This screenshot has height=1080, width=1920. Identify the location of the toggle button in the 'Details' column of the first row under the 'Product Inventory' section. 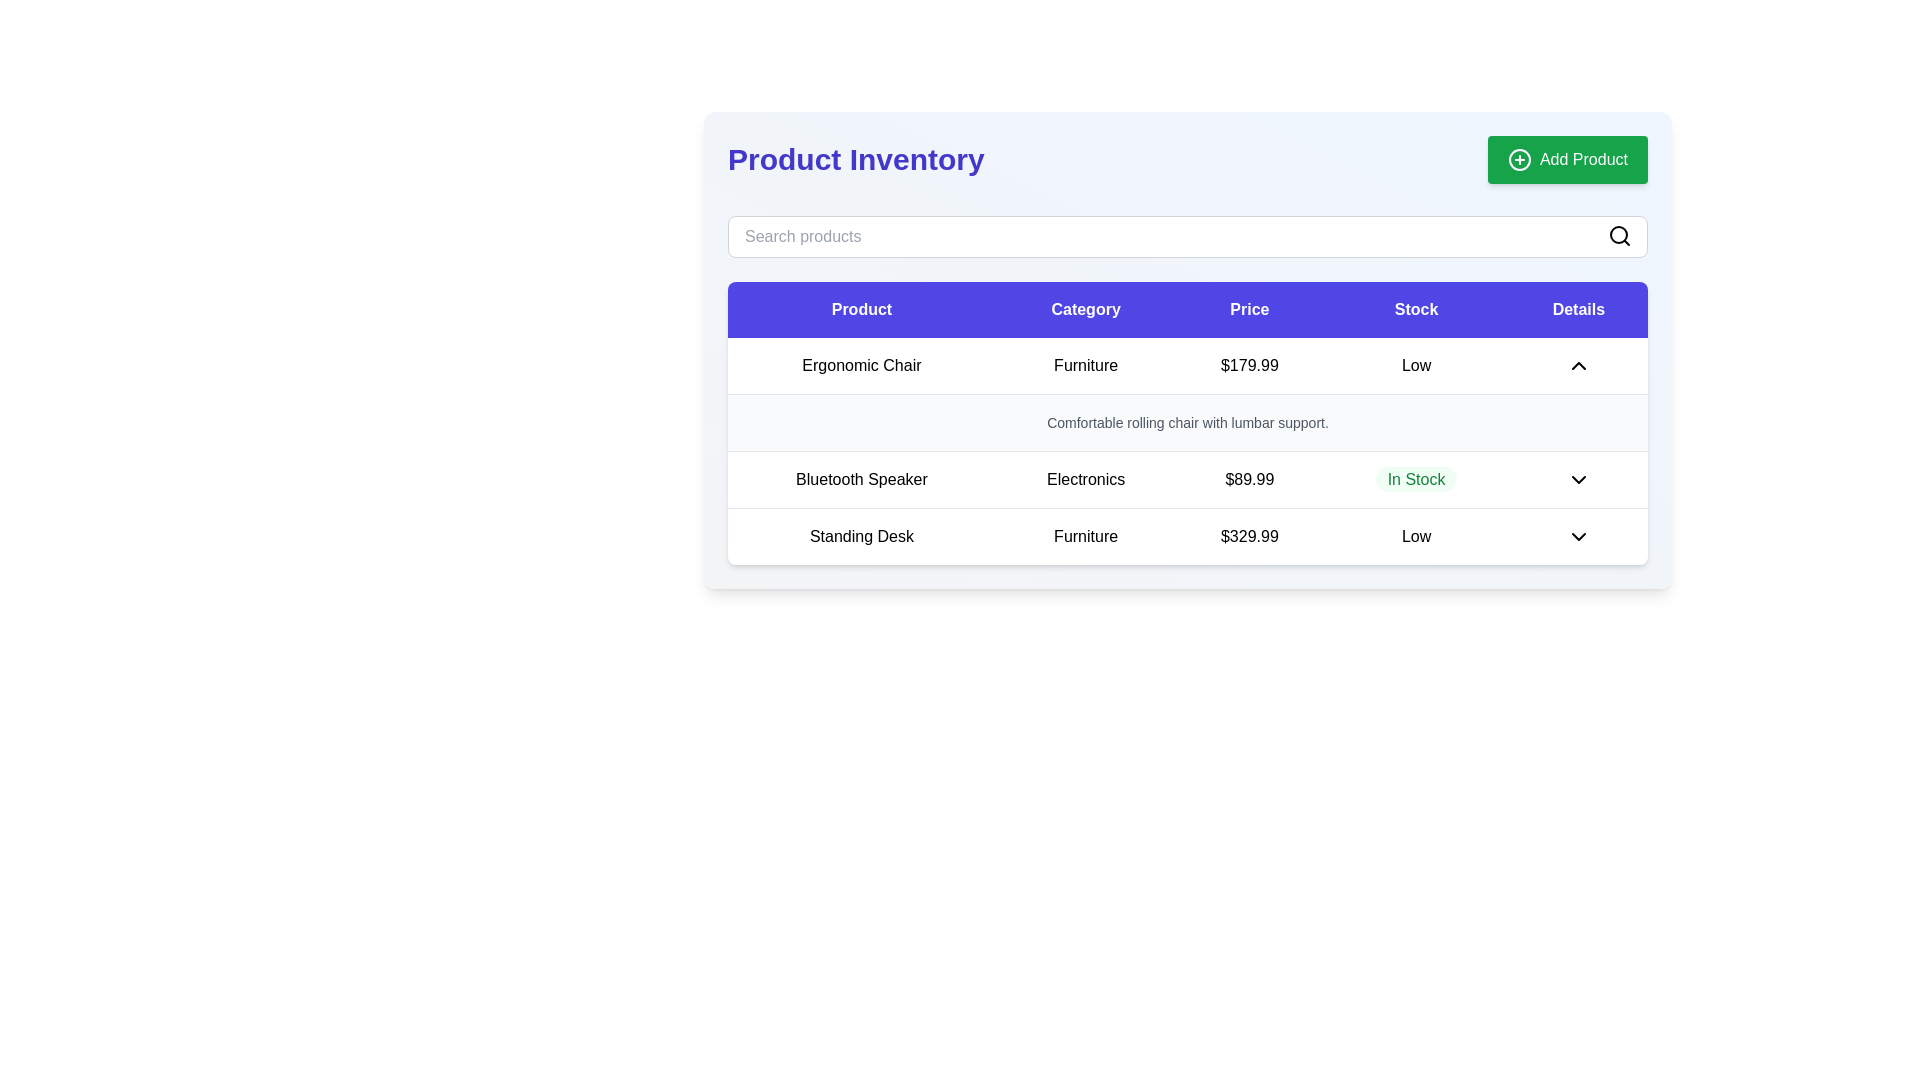
(1577, 366).